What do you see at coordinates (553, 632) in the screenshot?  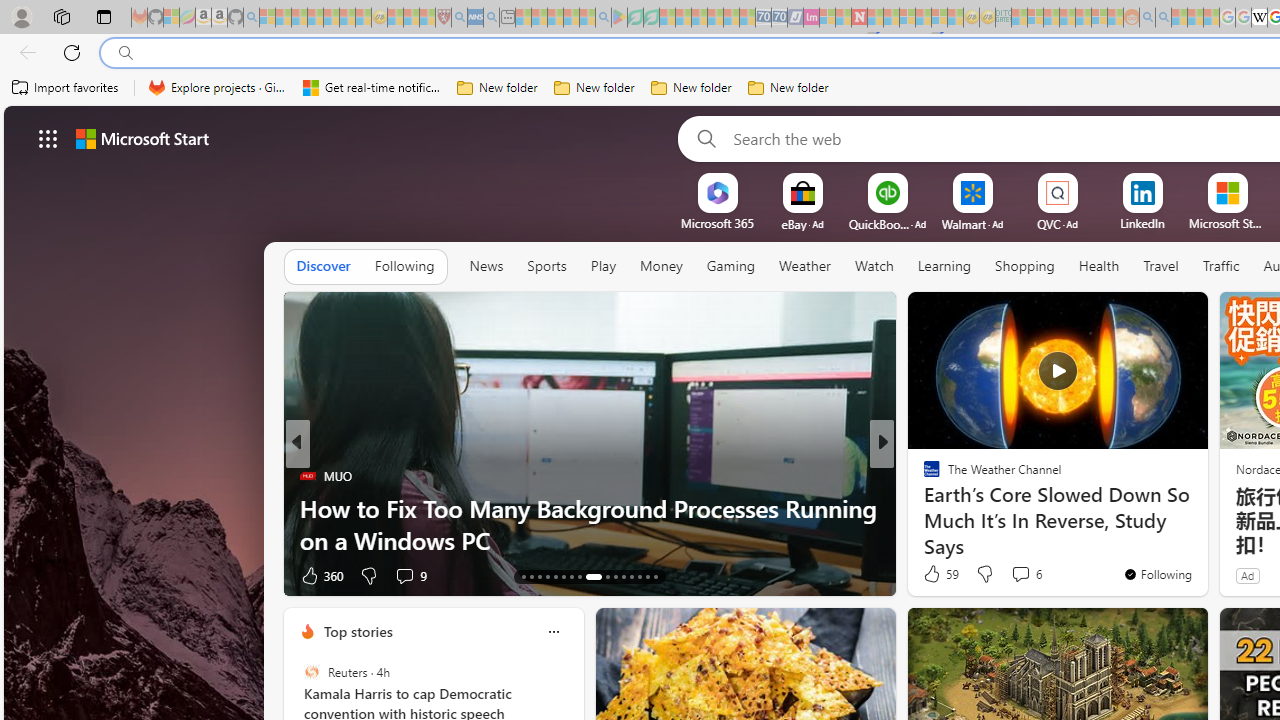 I see `'Class: icon-img'` at bounding box center [553, 632].